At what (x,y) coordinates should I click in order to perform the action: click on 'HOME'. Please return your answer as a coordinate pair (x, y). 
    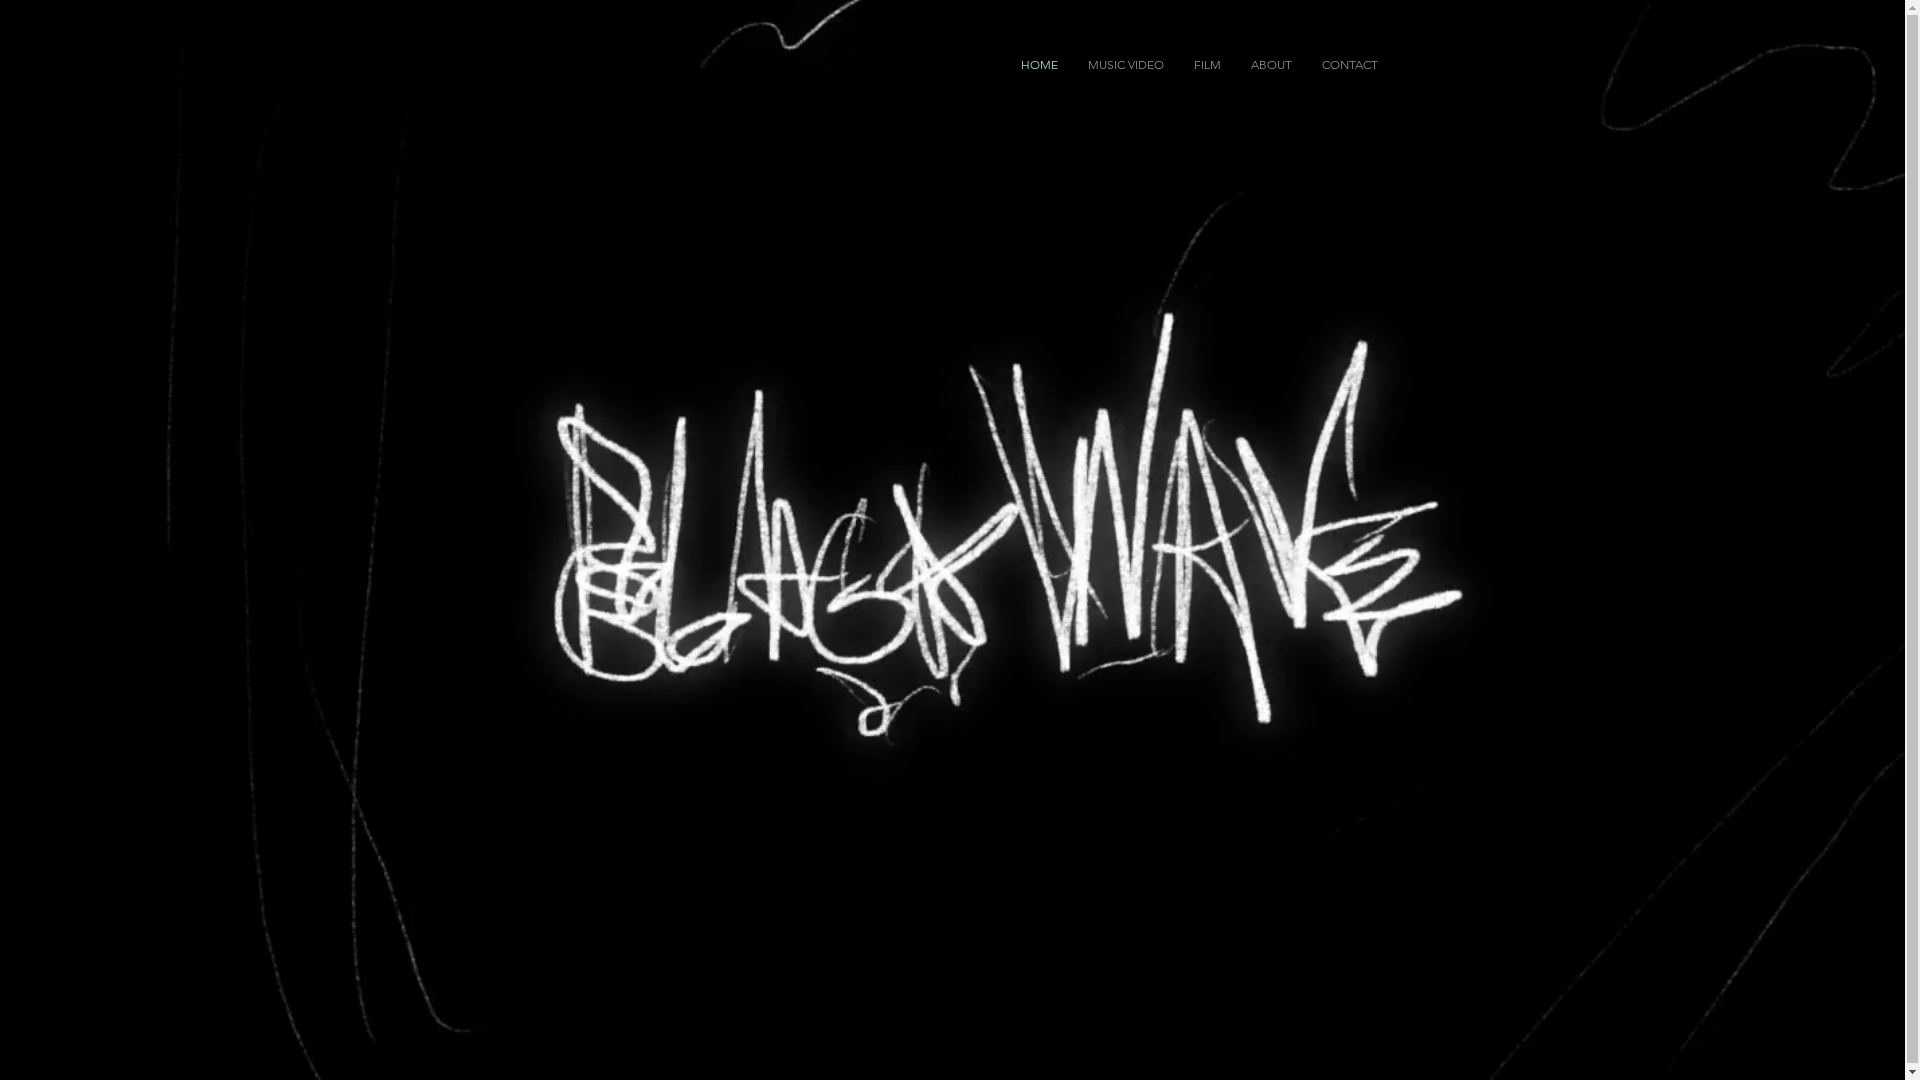
    Looking at the image, I should click on (1006, 64).